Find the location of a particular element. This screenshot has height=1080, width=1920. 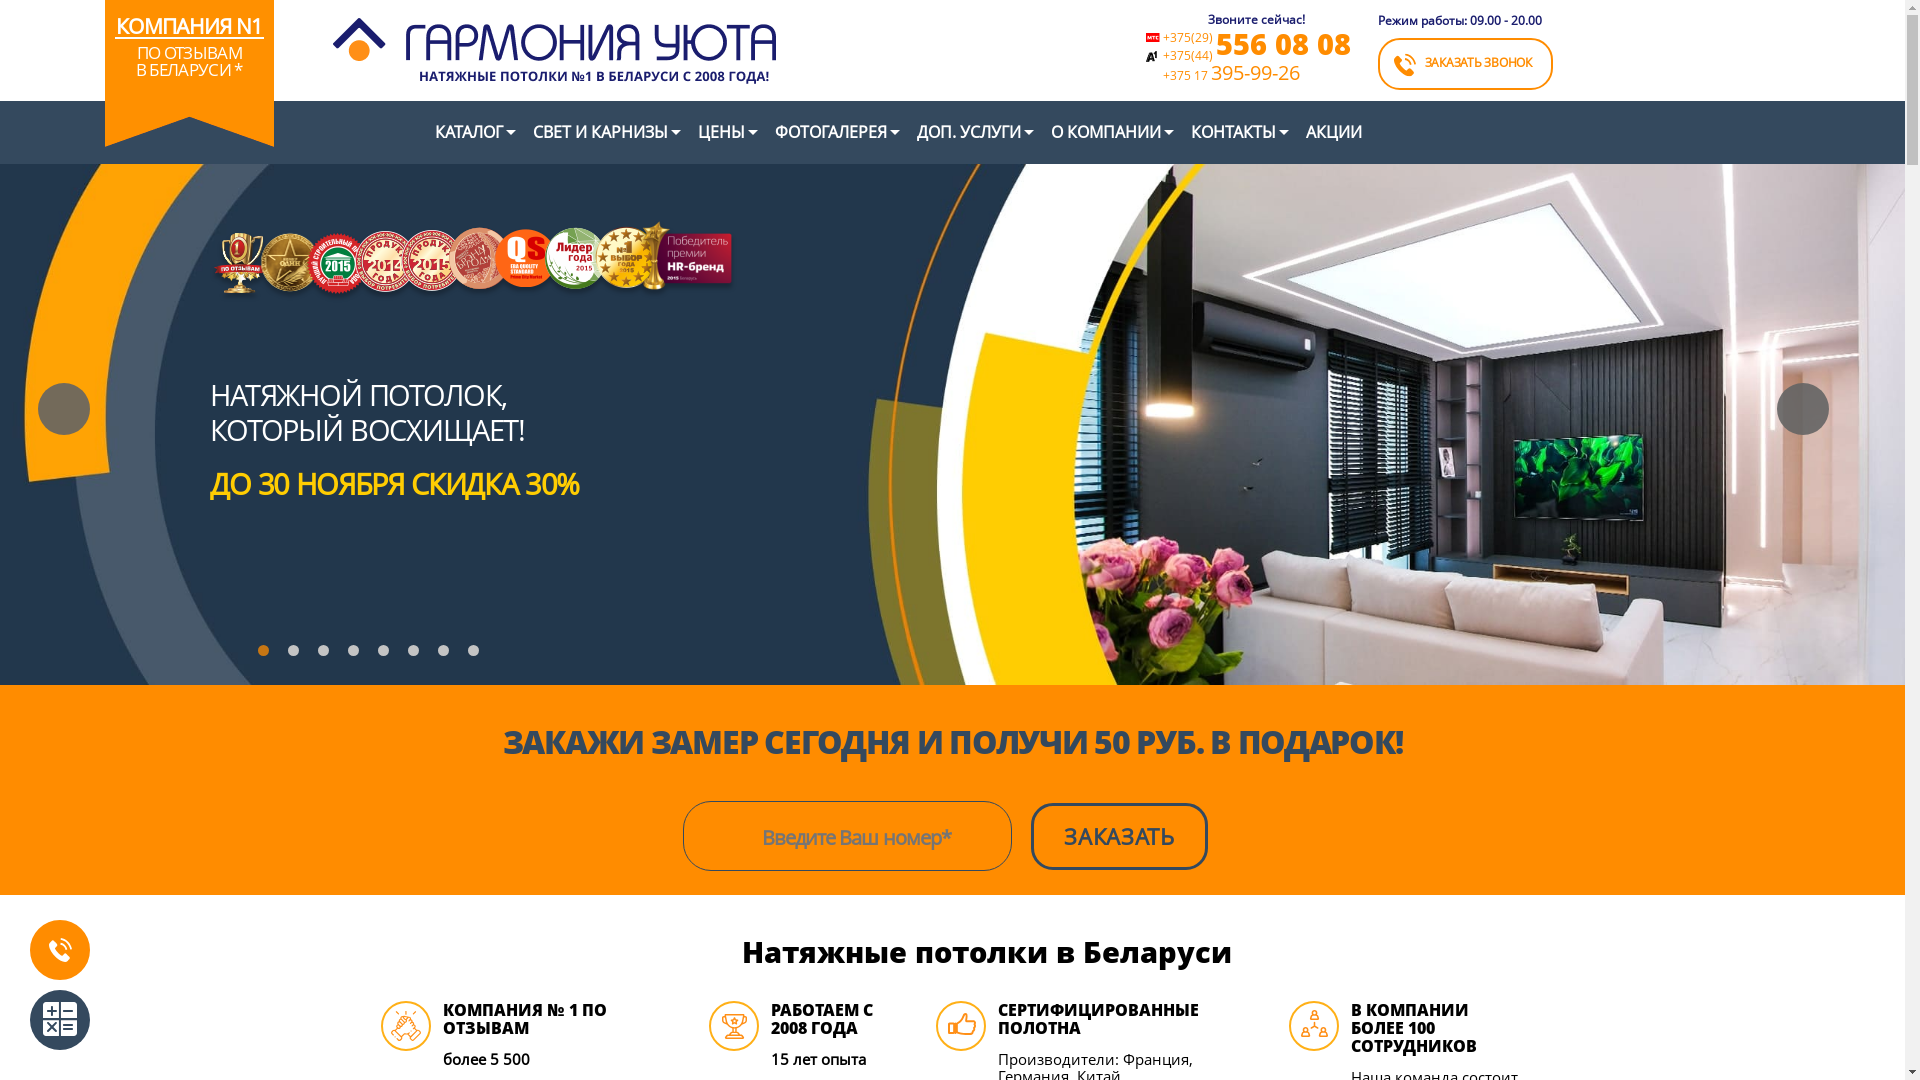

'6' is located at coordinates (416, 655).